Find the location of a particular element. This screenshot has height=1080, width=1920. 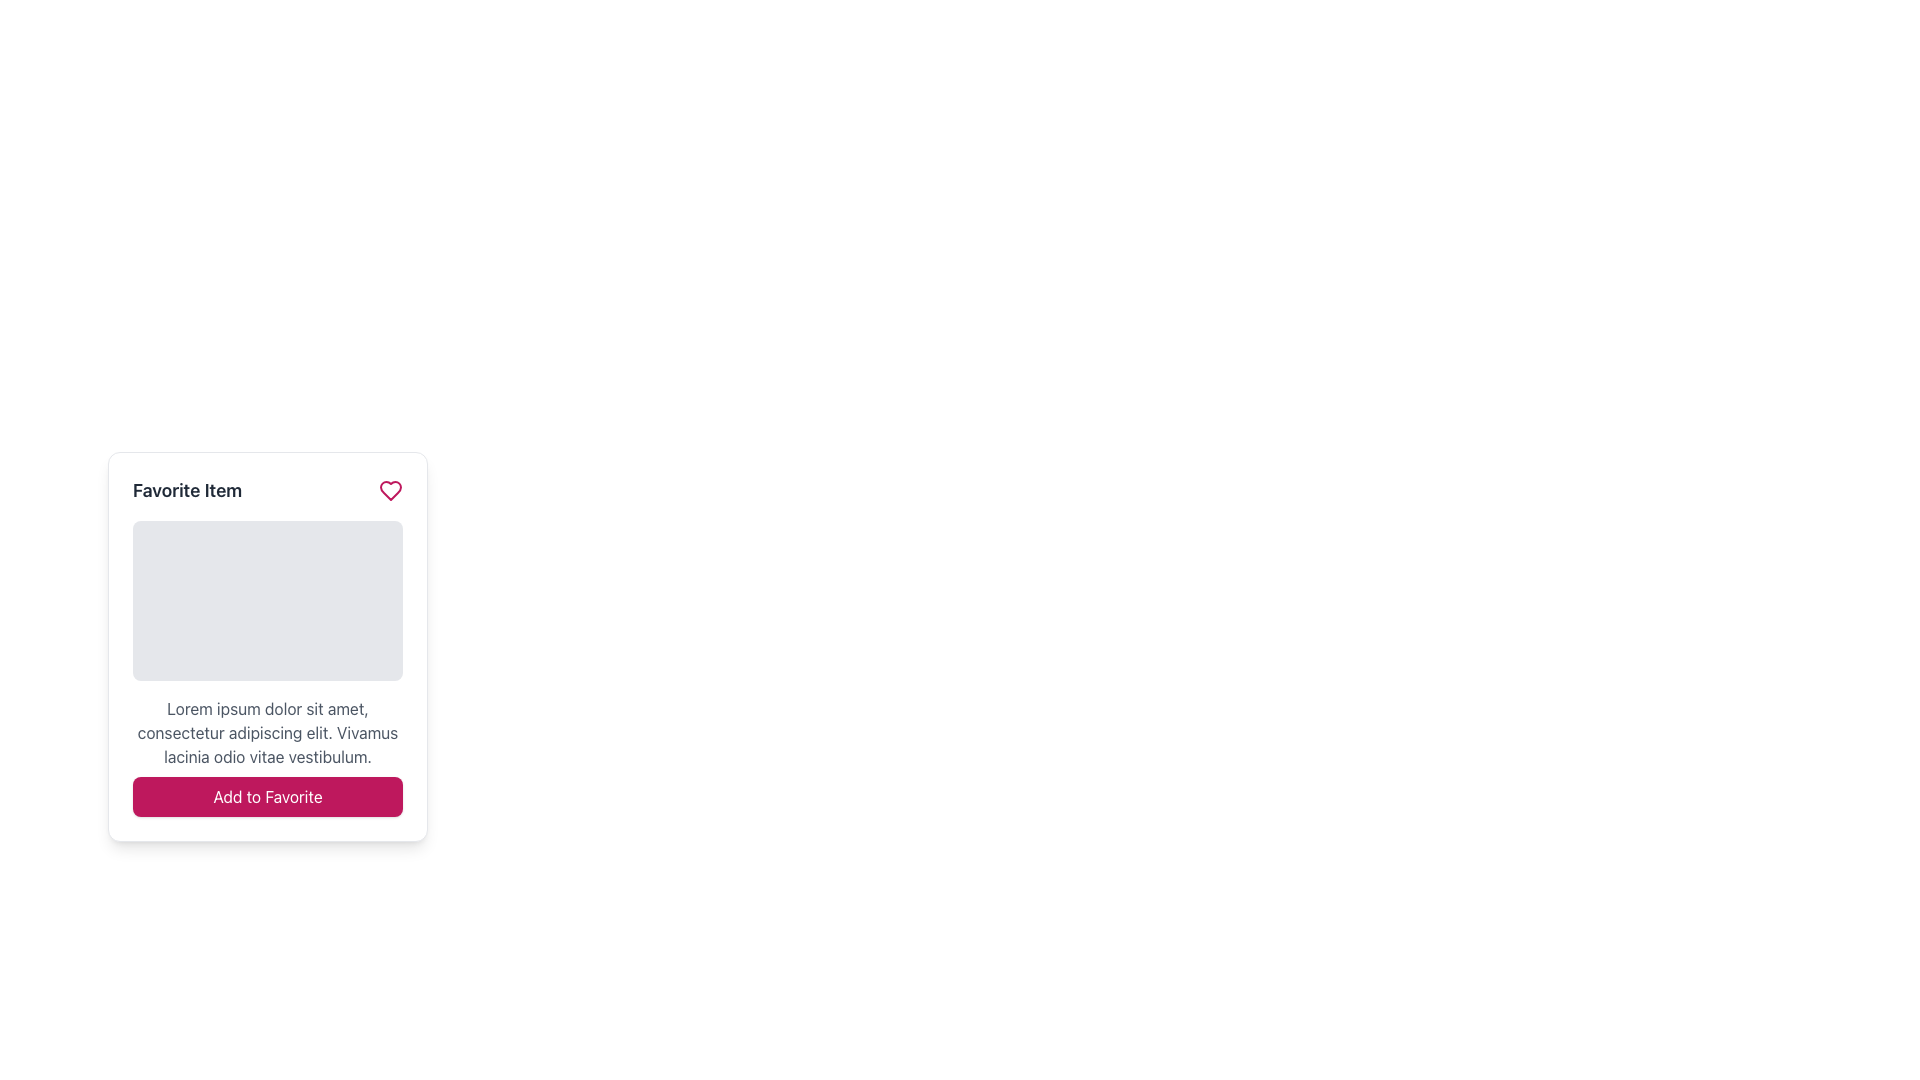

the heart icon button representing the 'favorite' functionality, located to the right of the 'Favorite Item' heading is located at coordinates (390, 490).